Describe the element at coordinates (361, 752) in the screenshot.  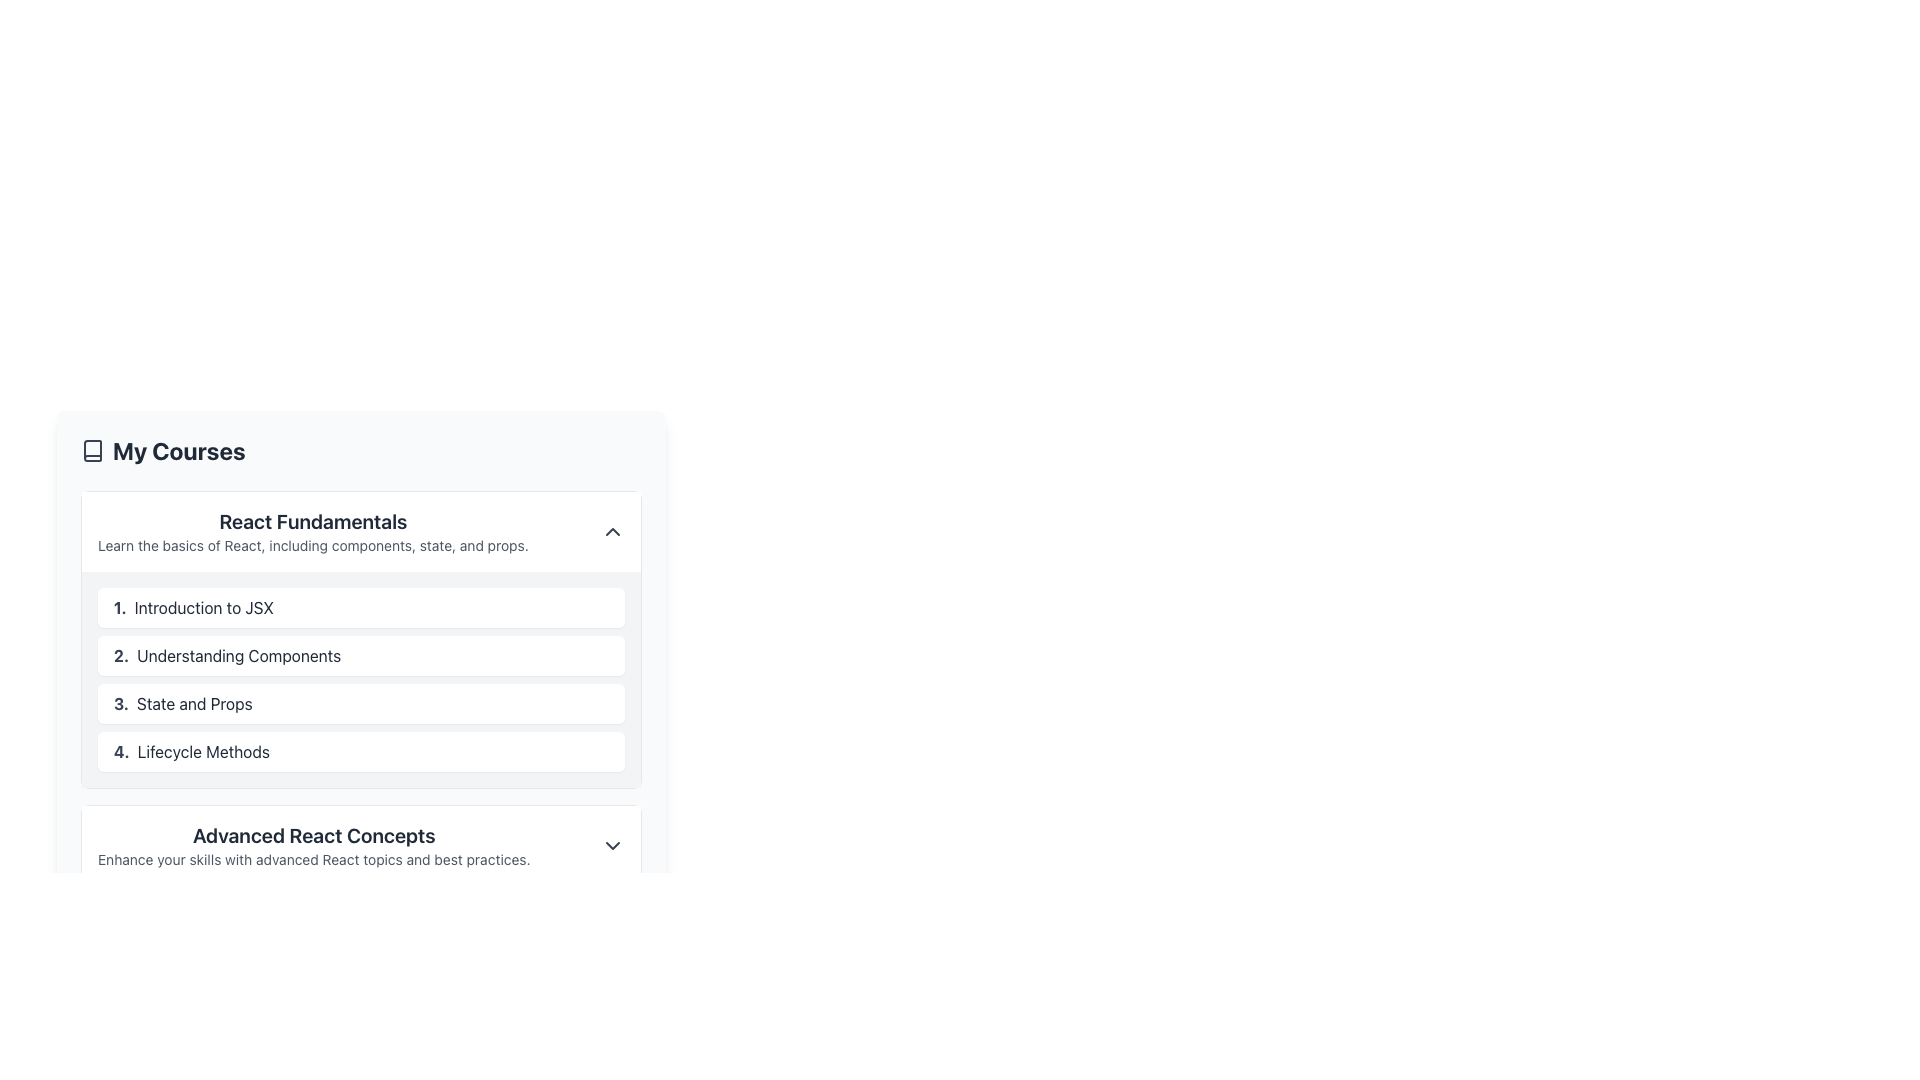
I see `the 'Lifecycle Methods' list item, the fourth item under the 'React Fundamentals' section, to highlight this topic` at that location.